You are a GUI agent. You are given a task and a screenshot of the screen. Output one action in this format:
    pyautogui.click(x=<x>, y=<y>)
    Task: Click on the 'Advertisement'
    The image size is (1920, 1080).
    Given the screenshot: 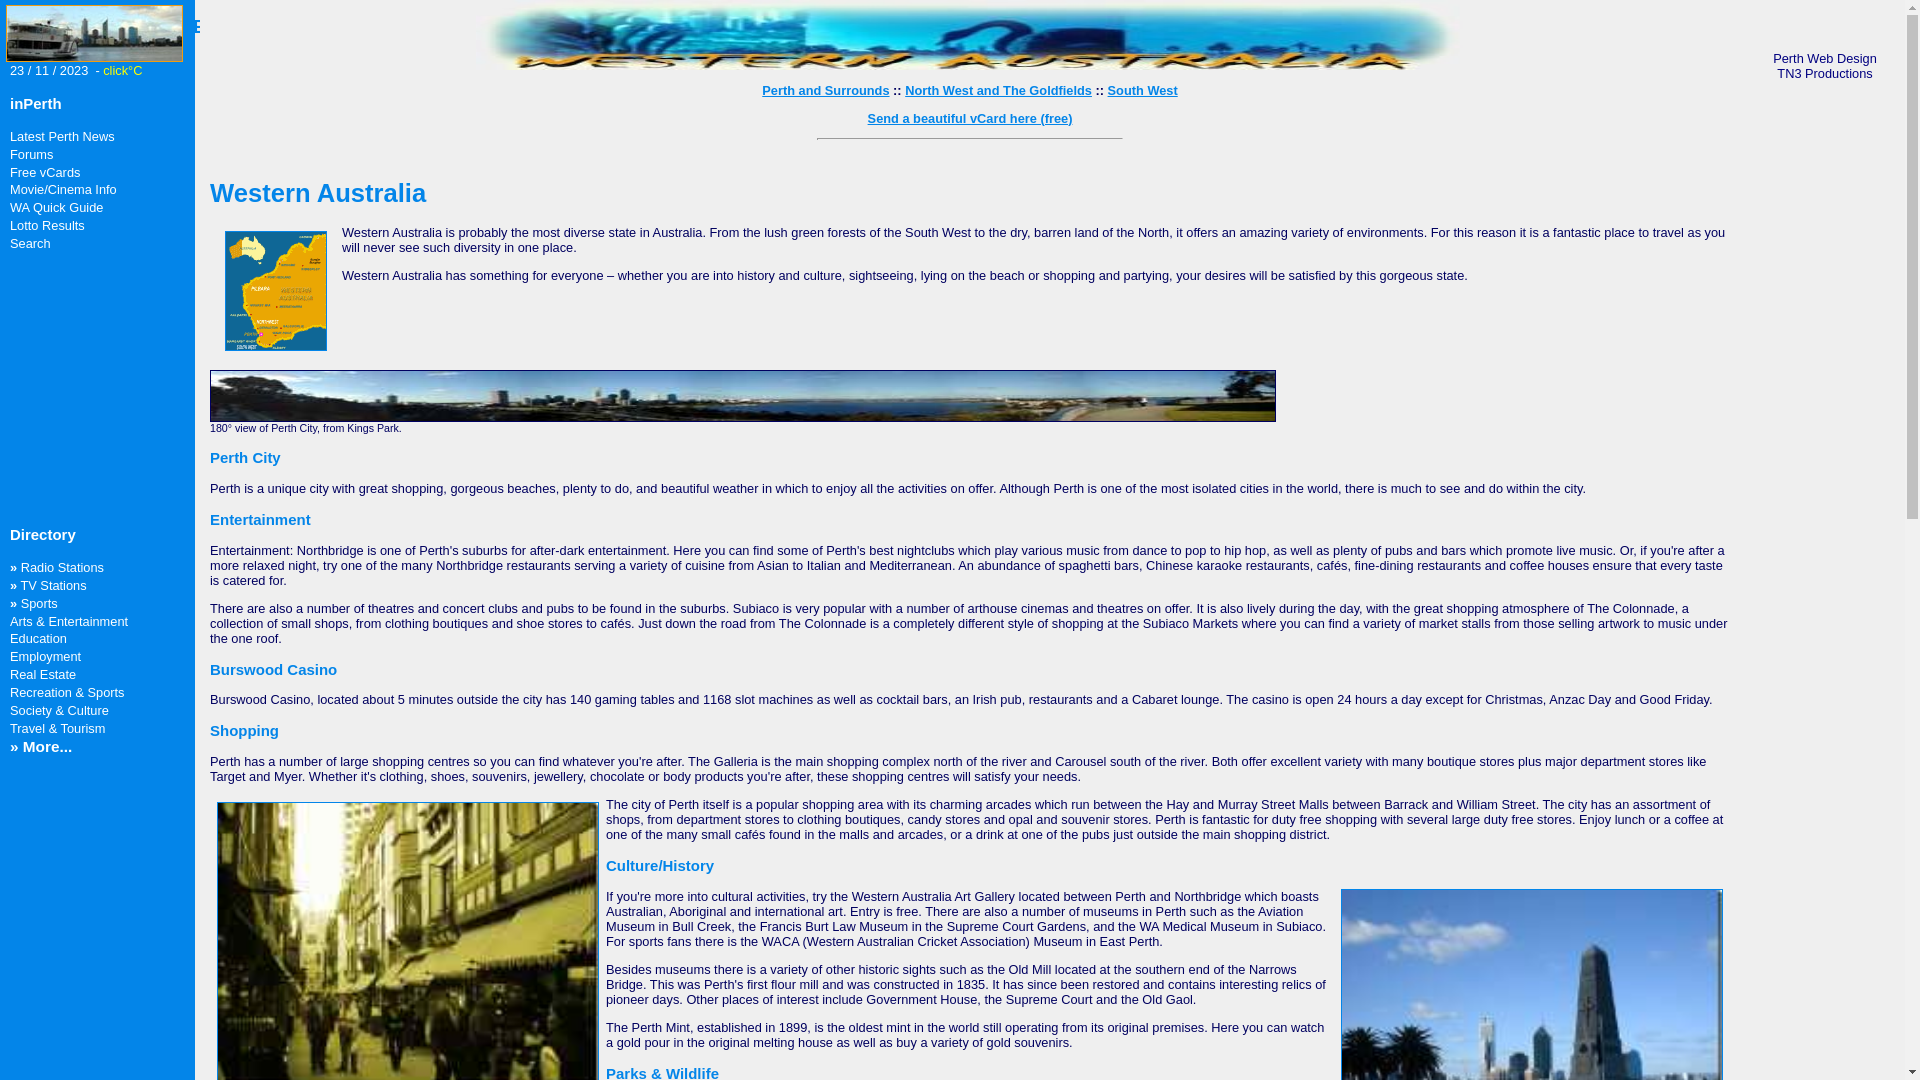 What is the action you would take?
    pyautogui.click(x=72, y=871)
    